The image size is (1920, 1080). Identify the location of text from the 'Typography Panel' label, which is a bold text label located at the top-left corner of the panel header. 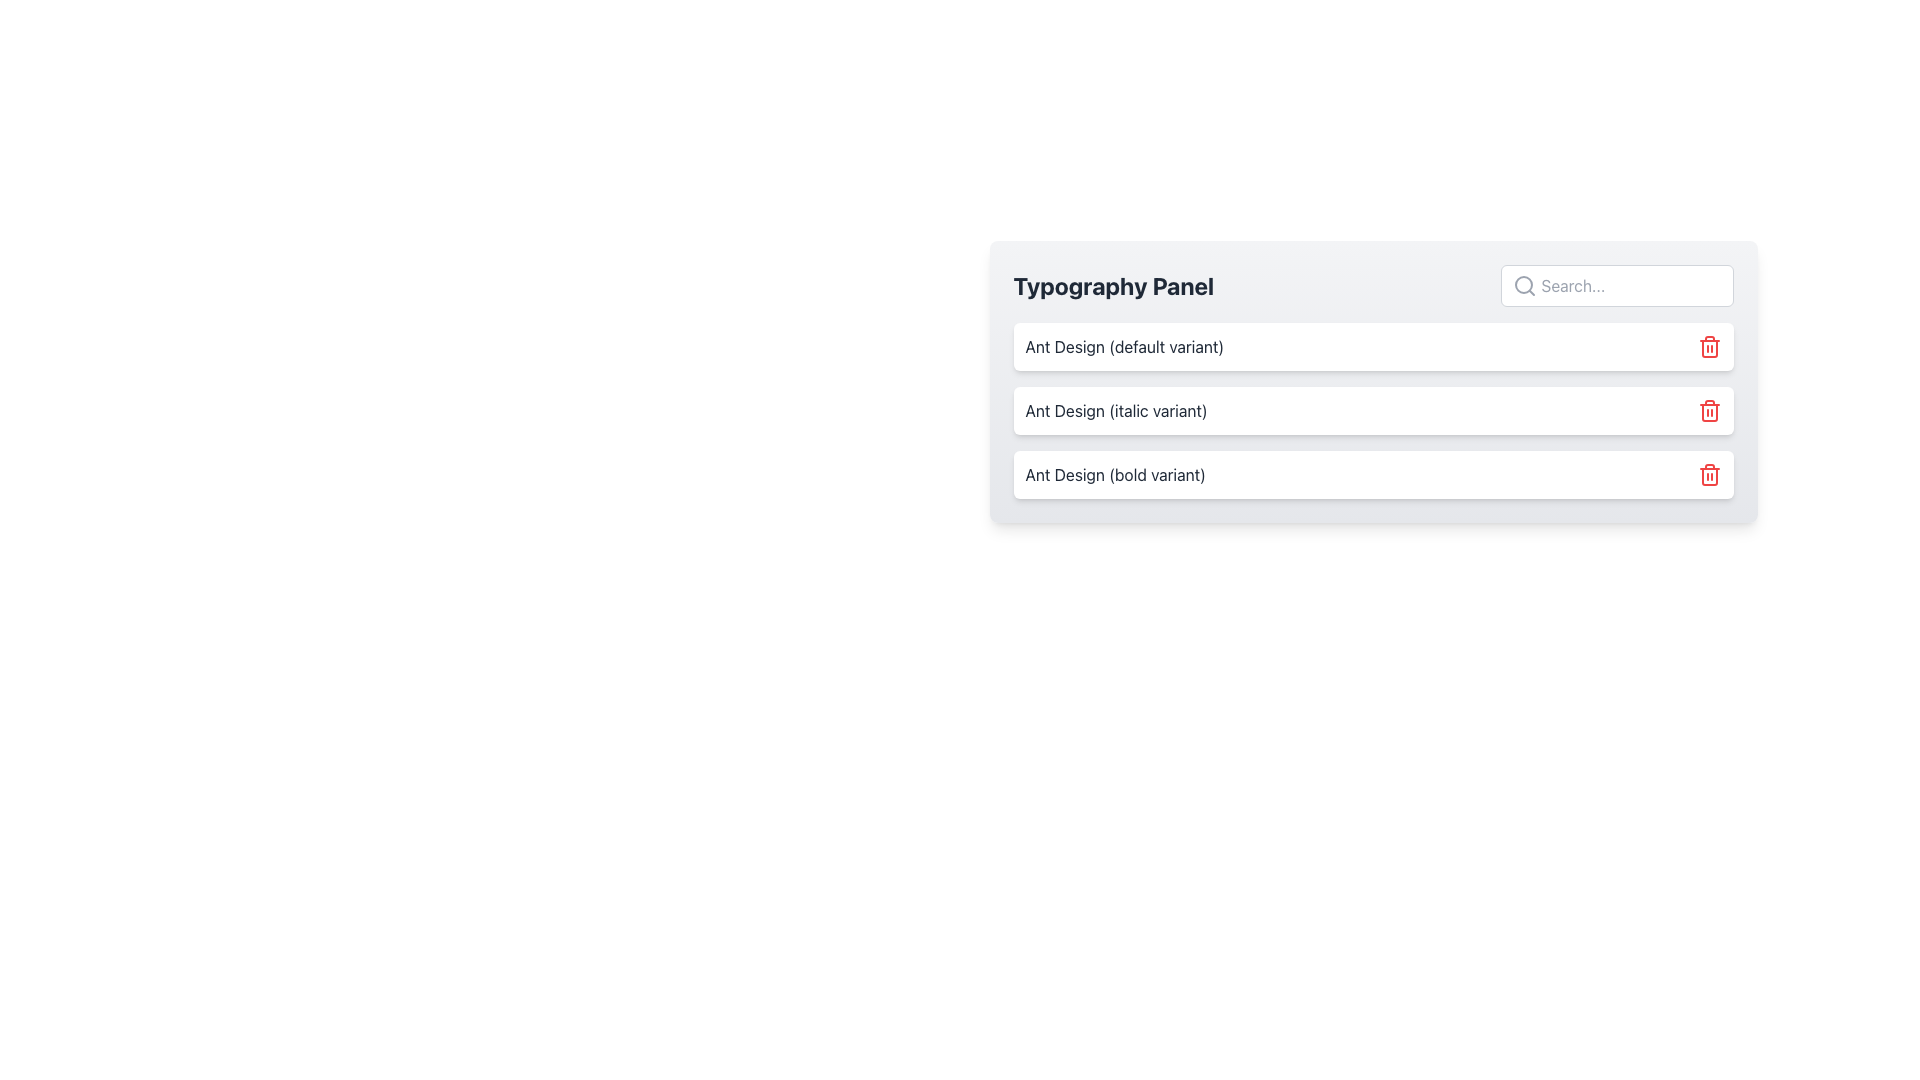
(1112, 285).